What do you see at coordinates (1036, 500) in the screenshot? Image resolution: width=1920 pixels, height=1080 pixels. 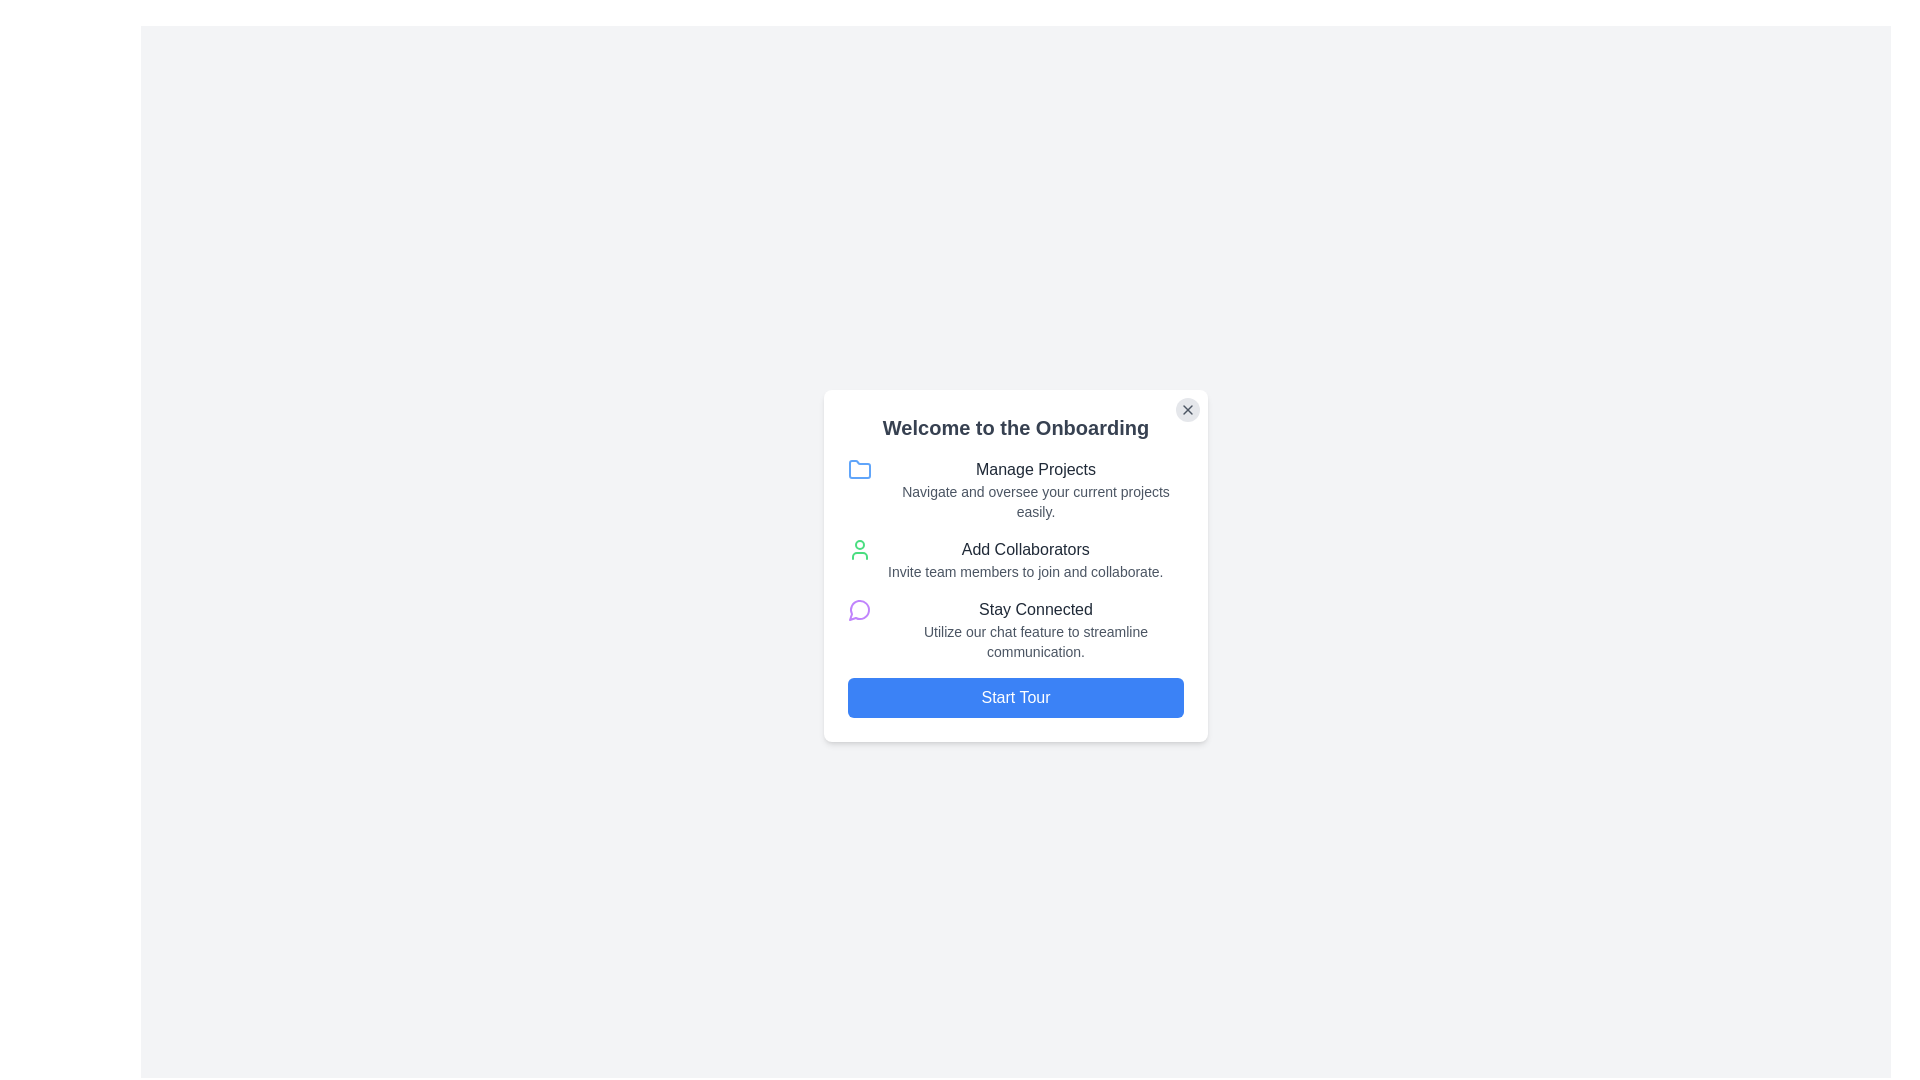 I see `the explanatory subtitle text located centrally within the onboarding card, directly under the 'Manage Projects' title` at bounding box center [1036, 500].